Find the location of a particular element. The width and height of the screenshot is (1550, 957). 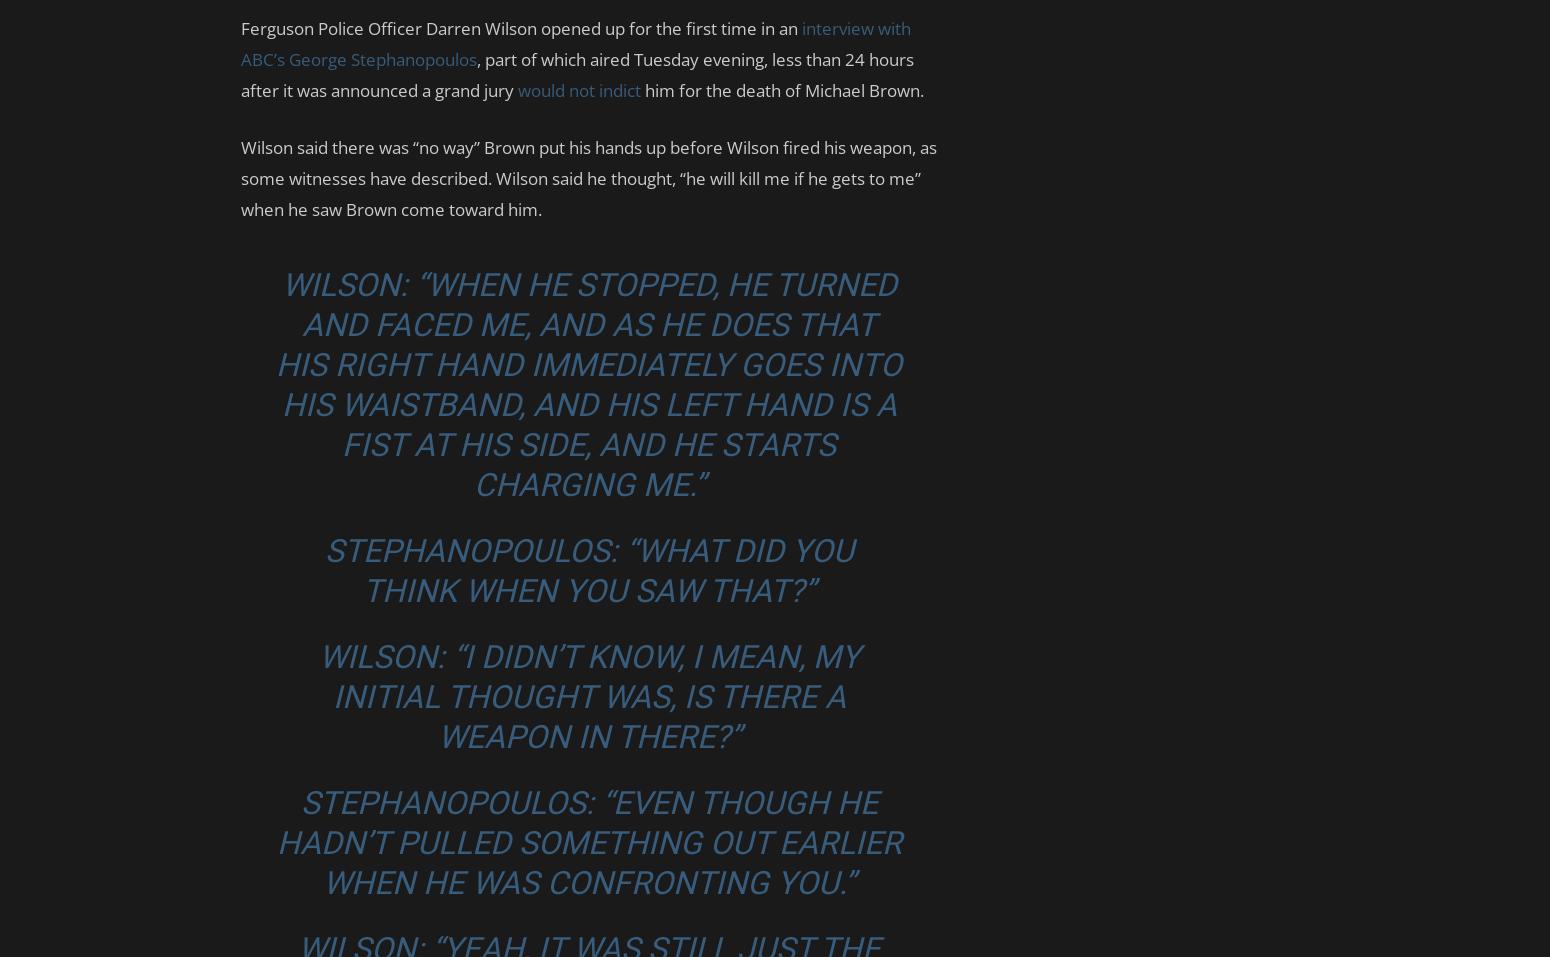

', part of which aired Tuesday evening, less than 24 hours after it was announced a grand jury' is located at coordinates (577, 74).